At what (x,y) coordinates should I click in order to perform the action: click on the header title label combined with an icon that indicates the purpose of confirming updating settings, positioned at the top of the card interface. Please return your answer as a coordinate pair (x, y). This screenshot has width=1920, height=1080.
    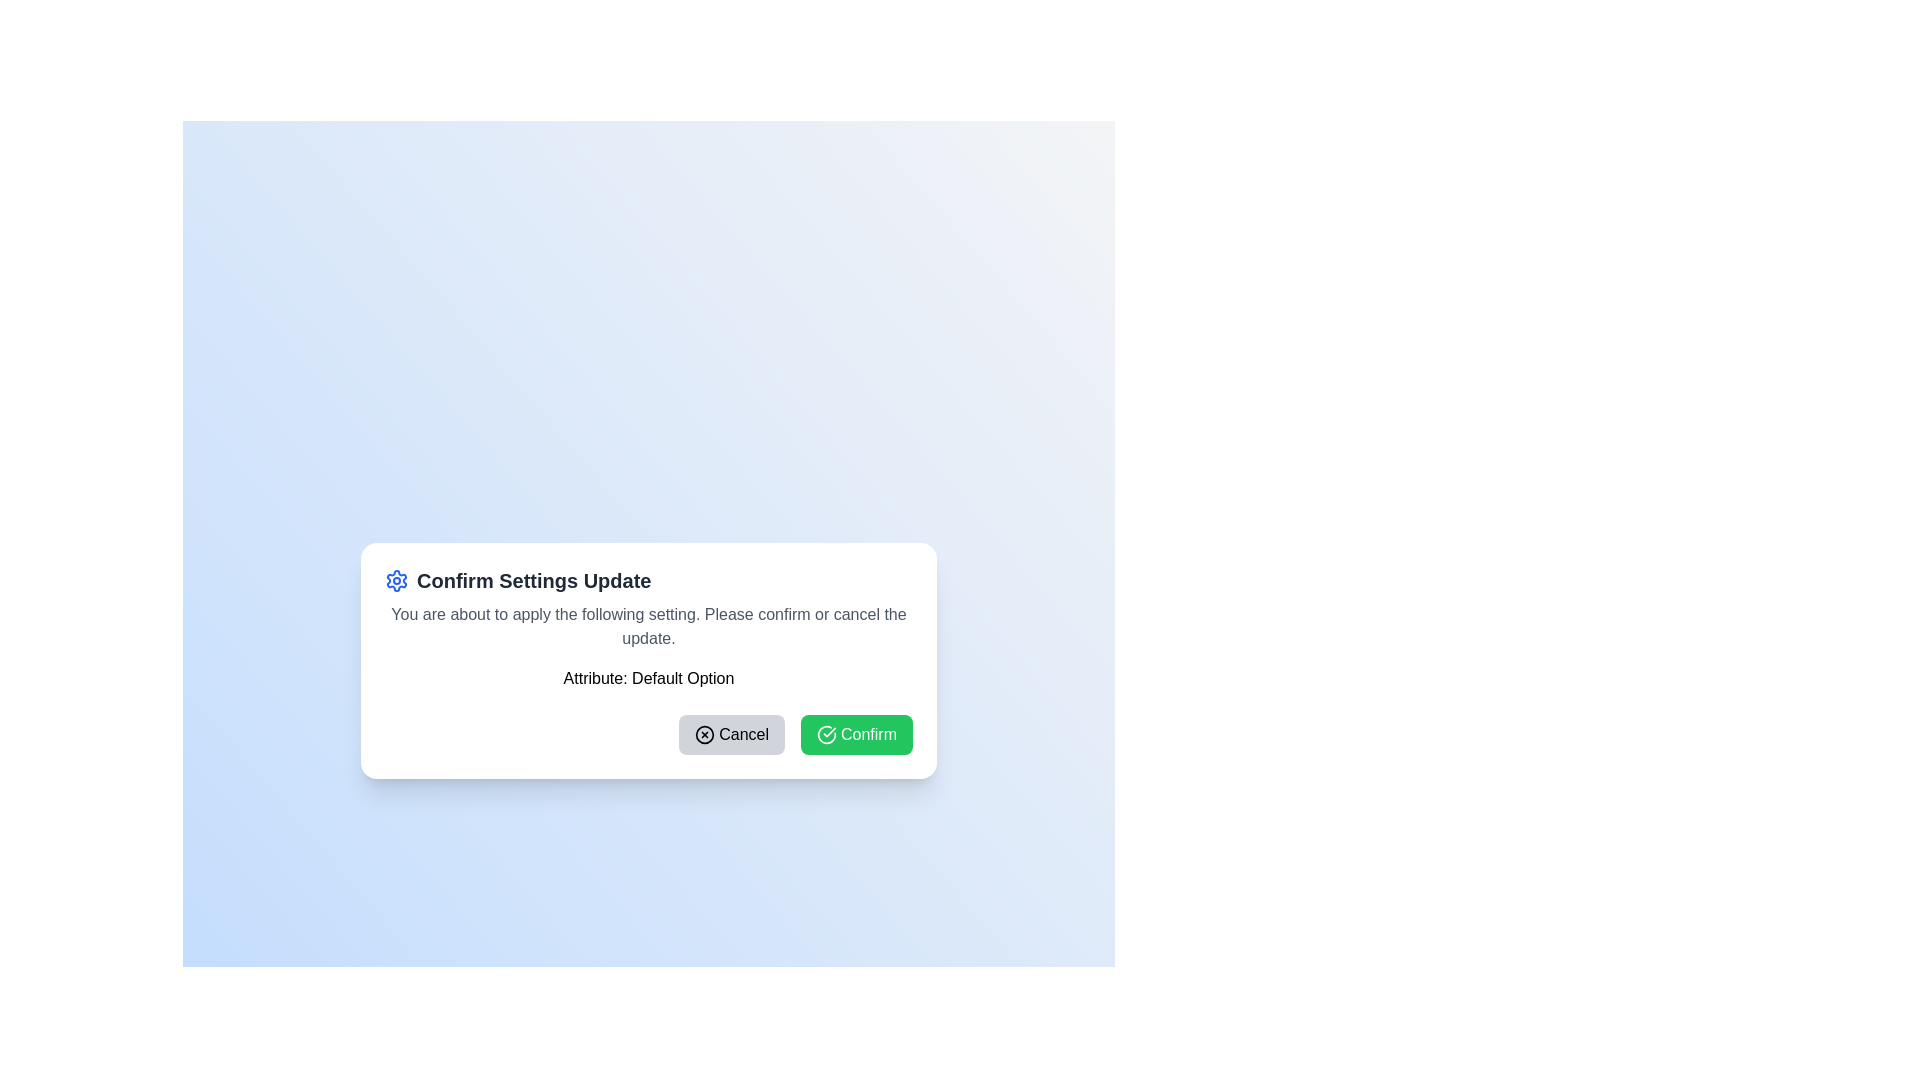
    Looking at the image, I should click on (648, 581).